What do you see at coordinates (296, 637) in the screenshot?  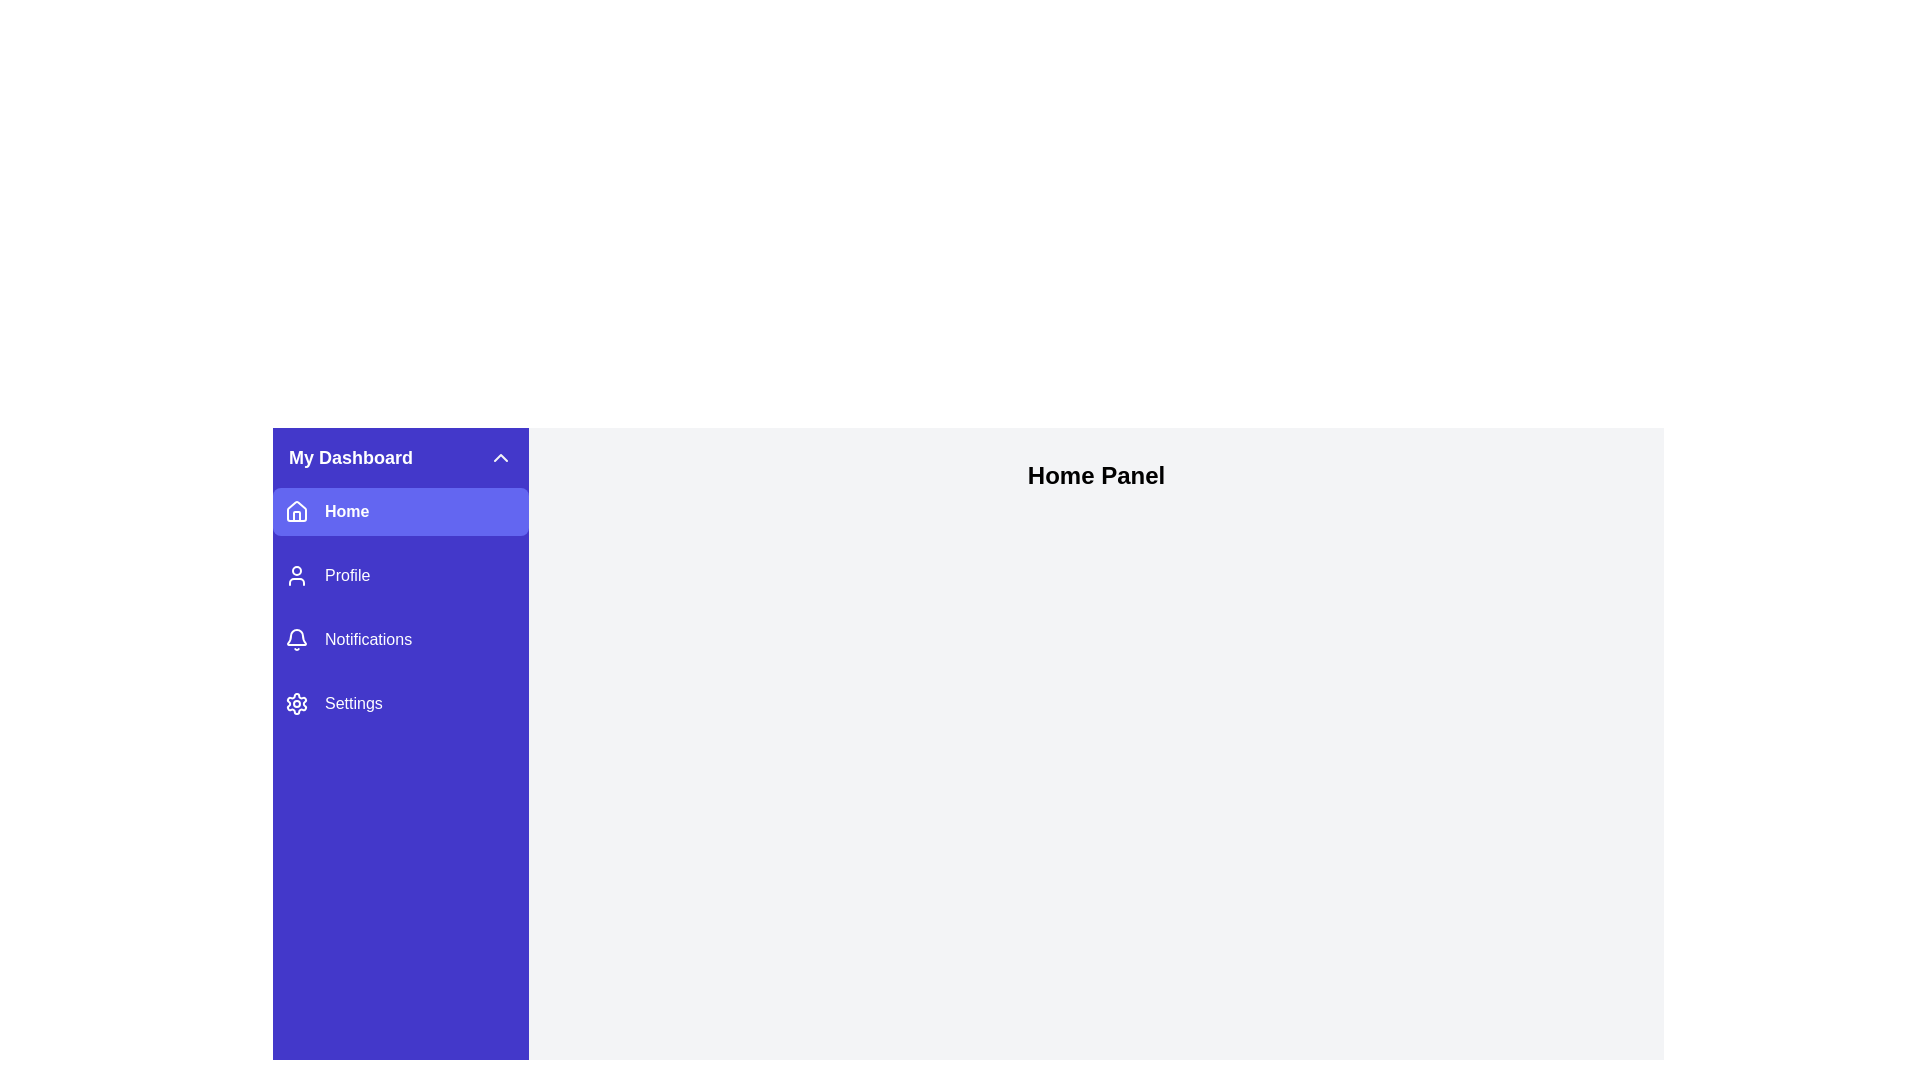 I see `the 'Notifications' icon, which is the third element in the vertical list of the left navigation menu` at bounding box center [296, 637].